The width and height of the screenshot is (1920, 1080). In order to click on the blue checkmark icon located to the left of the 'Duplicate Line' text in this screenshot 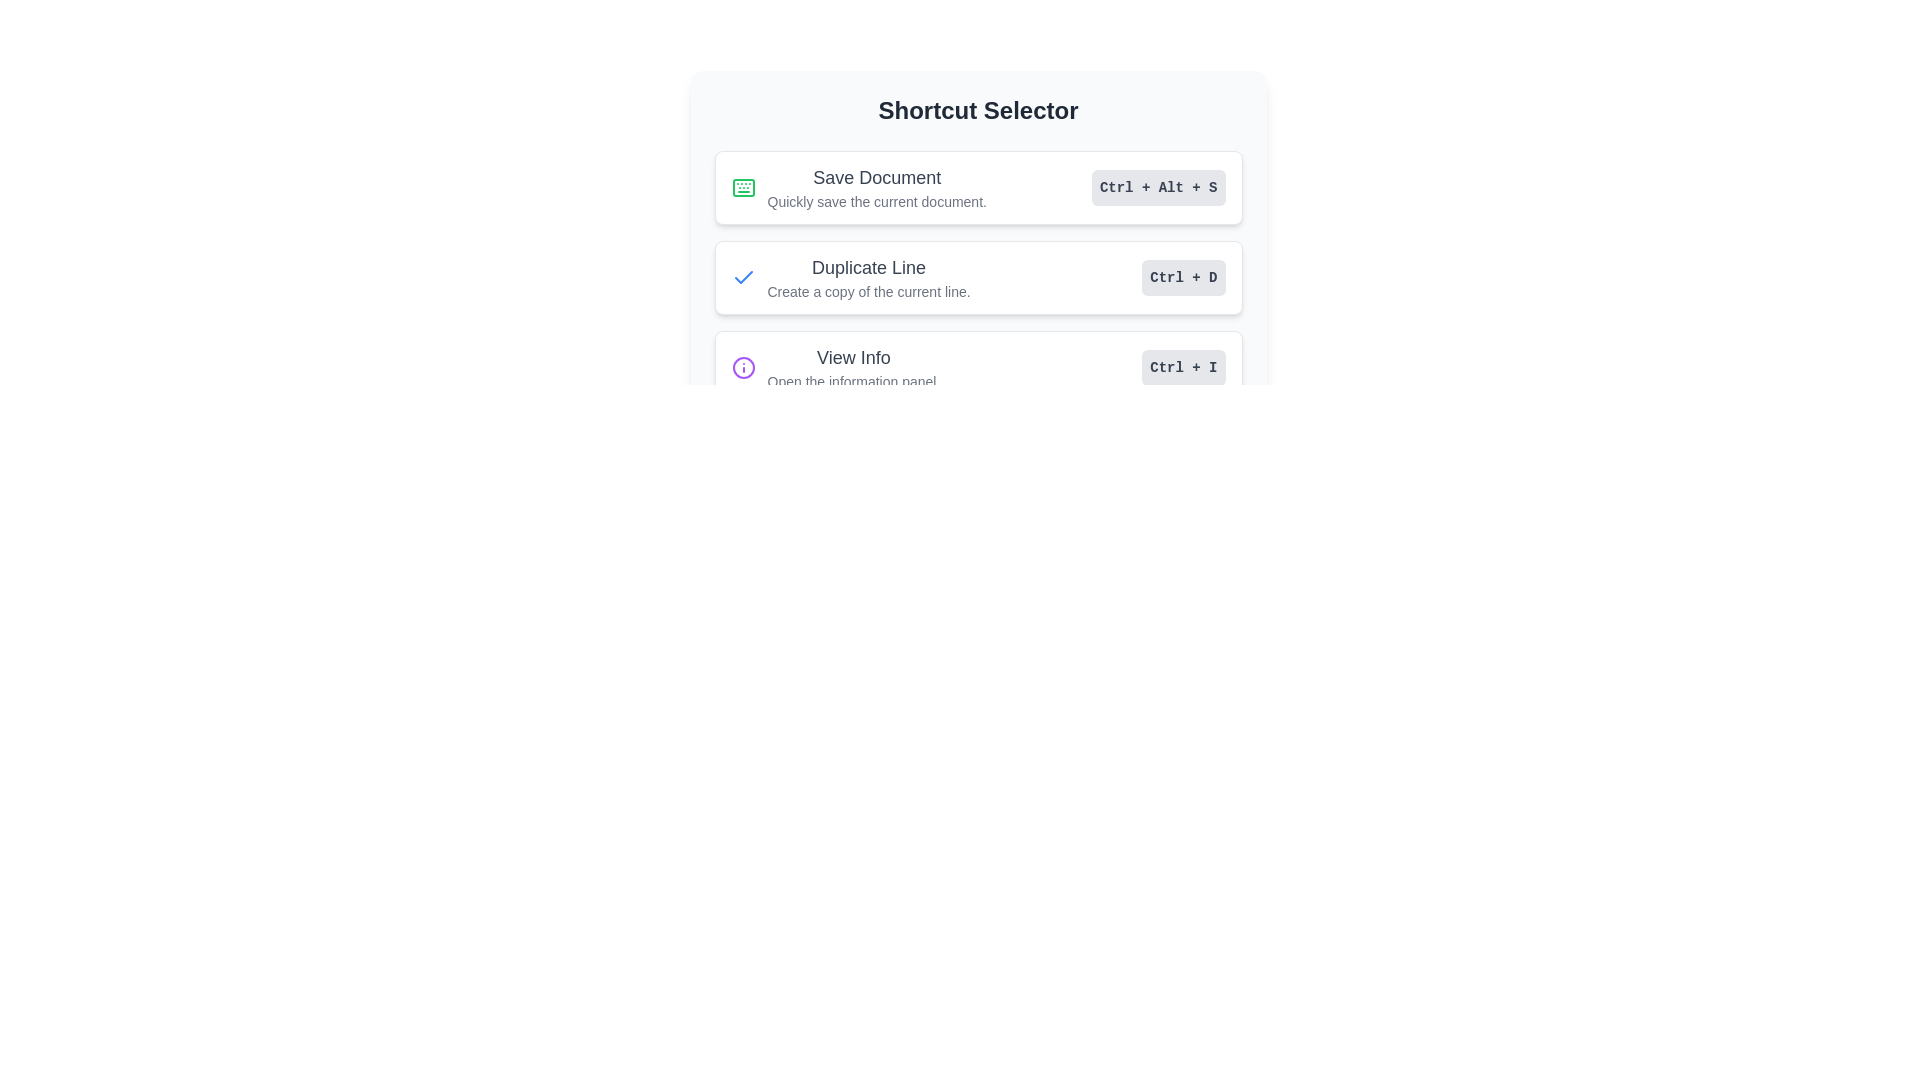, I will do `click(742, 277)`.